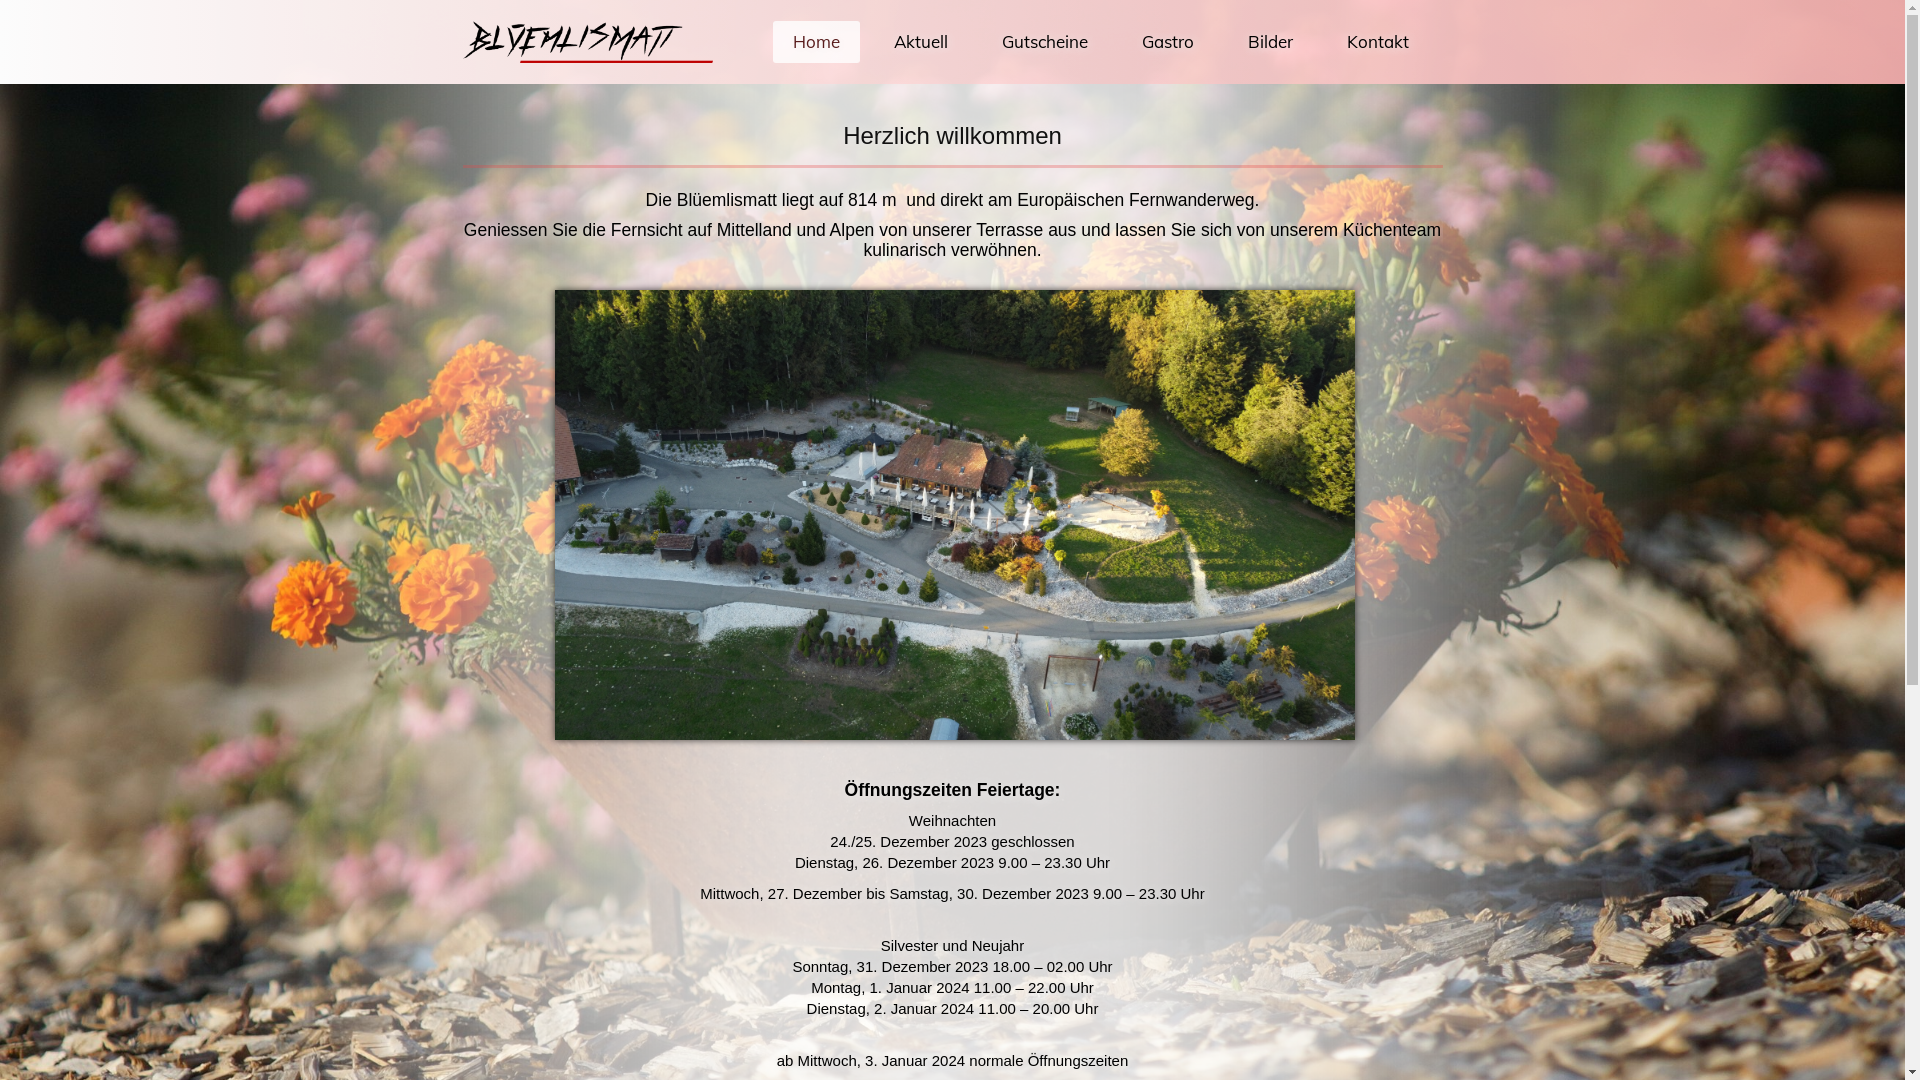  I want to click on 'Gastro', so click(1167, 42).